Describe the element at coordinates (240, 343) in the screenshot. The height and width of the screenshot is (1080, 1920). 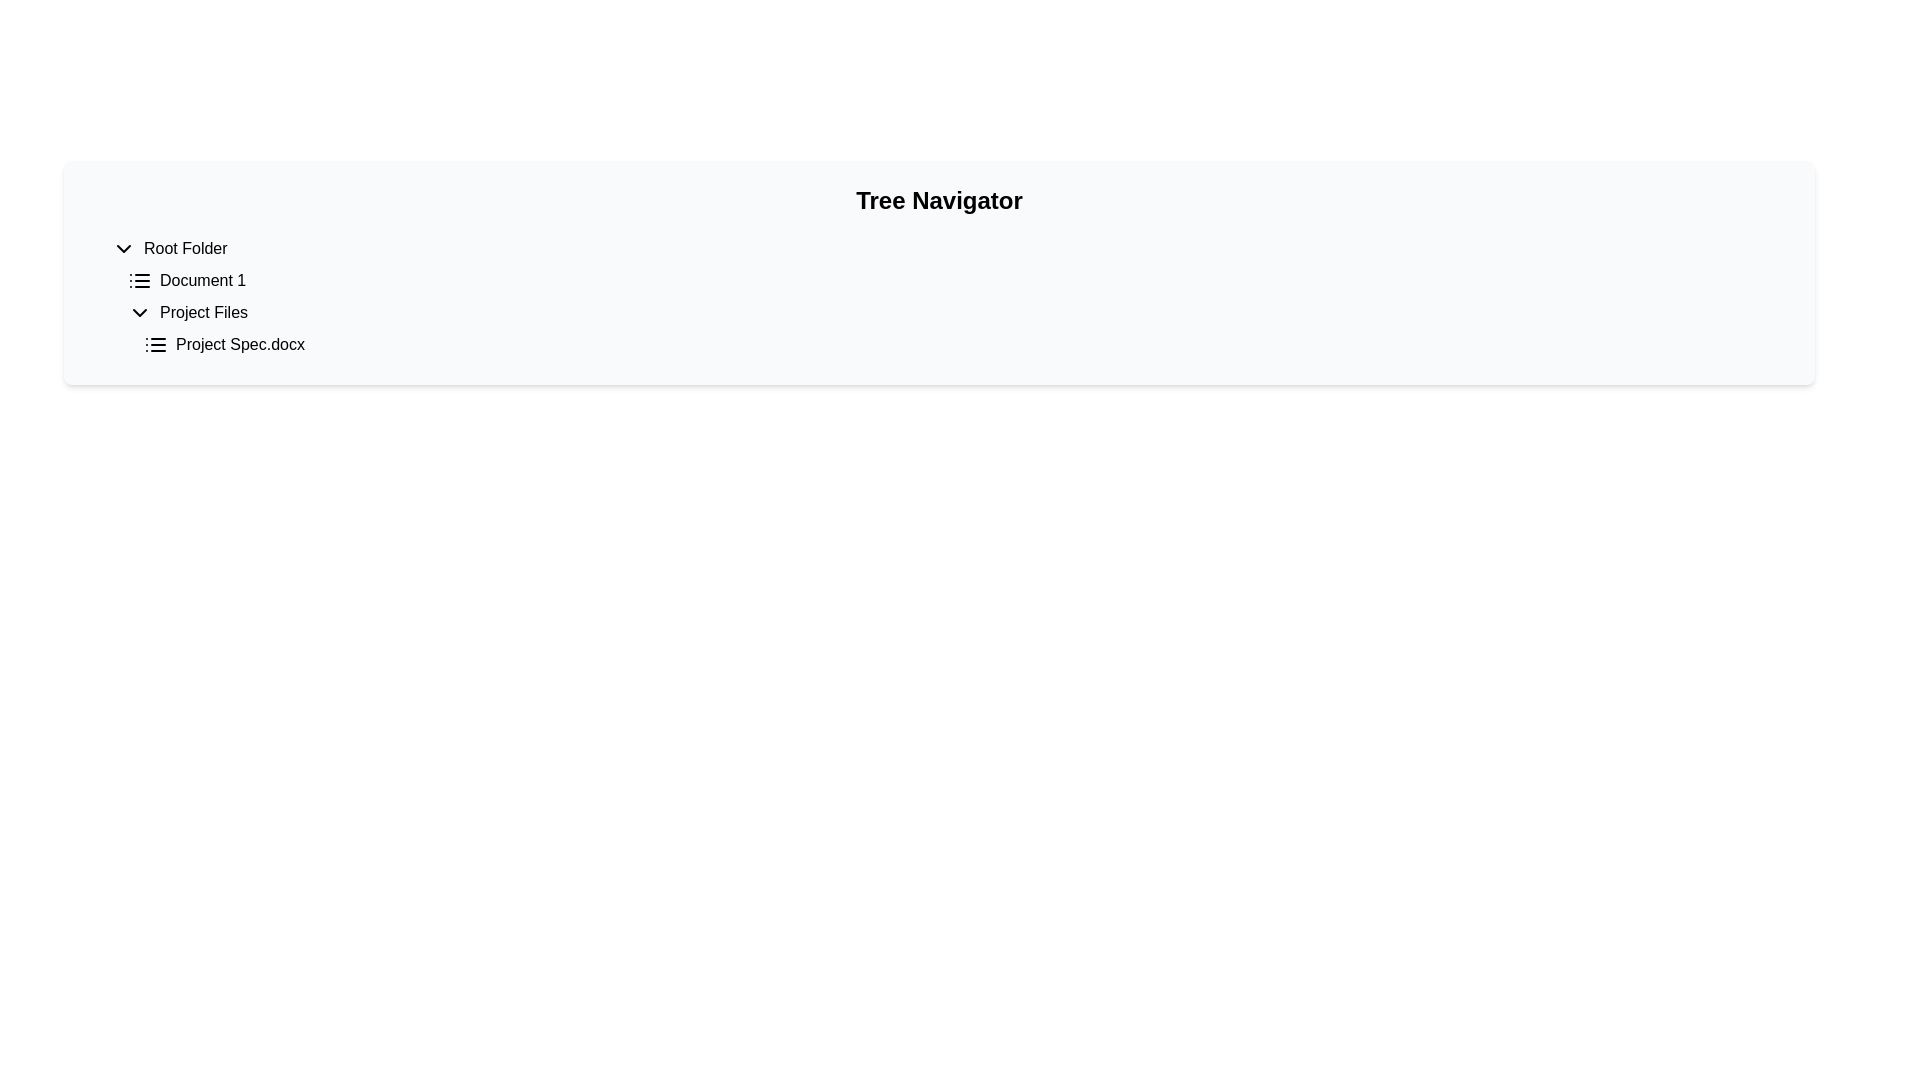
I see `the file name displayed in the text label 'Project Spec.docx', which is located in the file explorer tree beneath the 'Project Files' directory` at that location.